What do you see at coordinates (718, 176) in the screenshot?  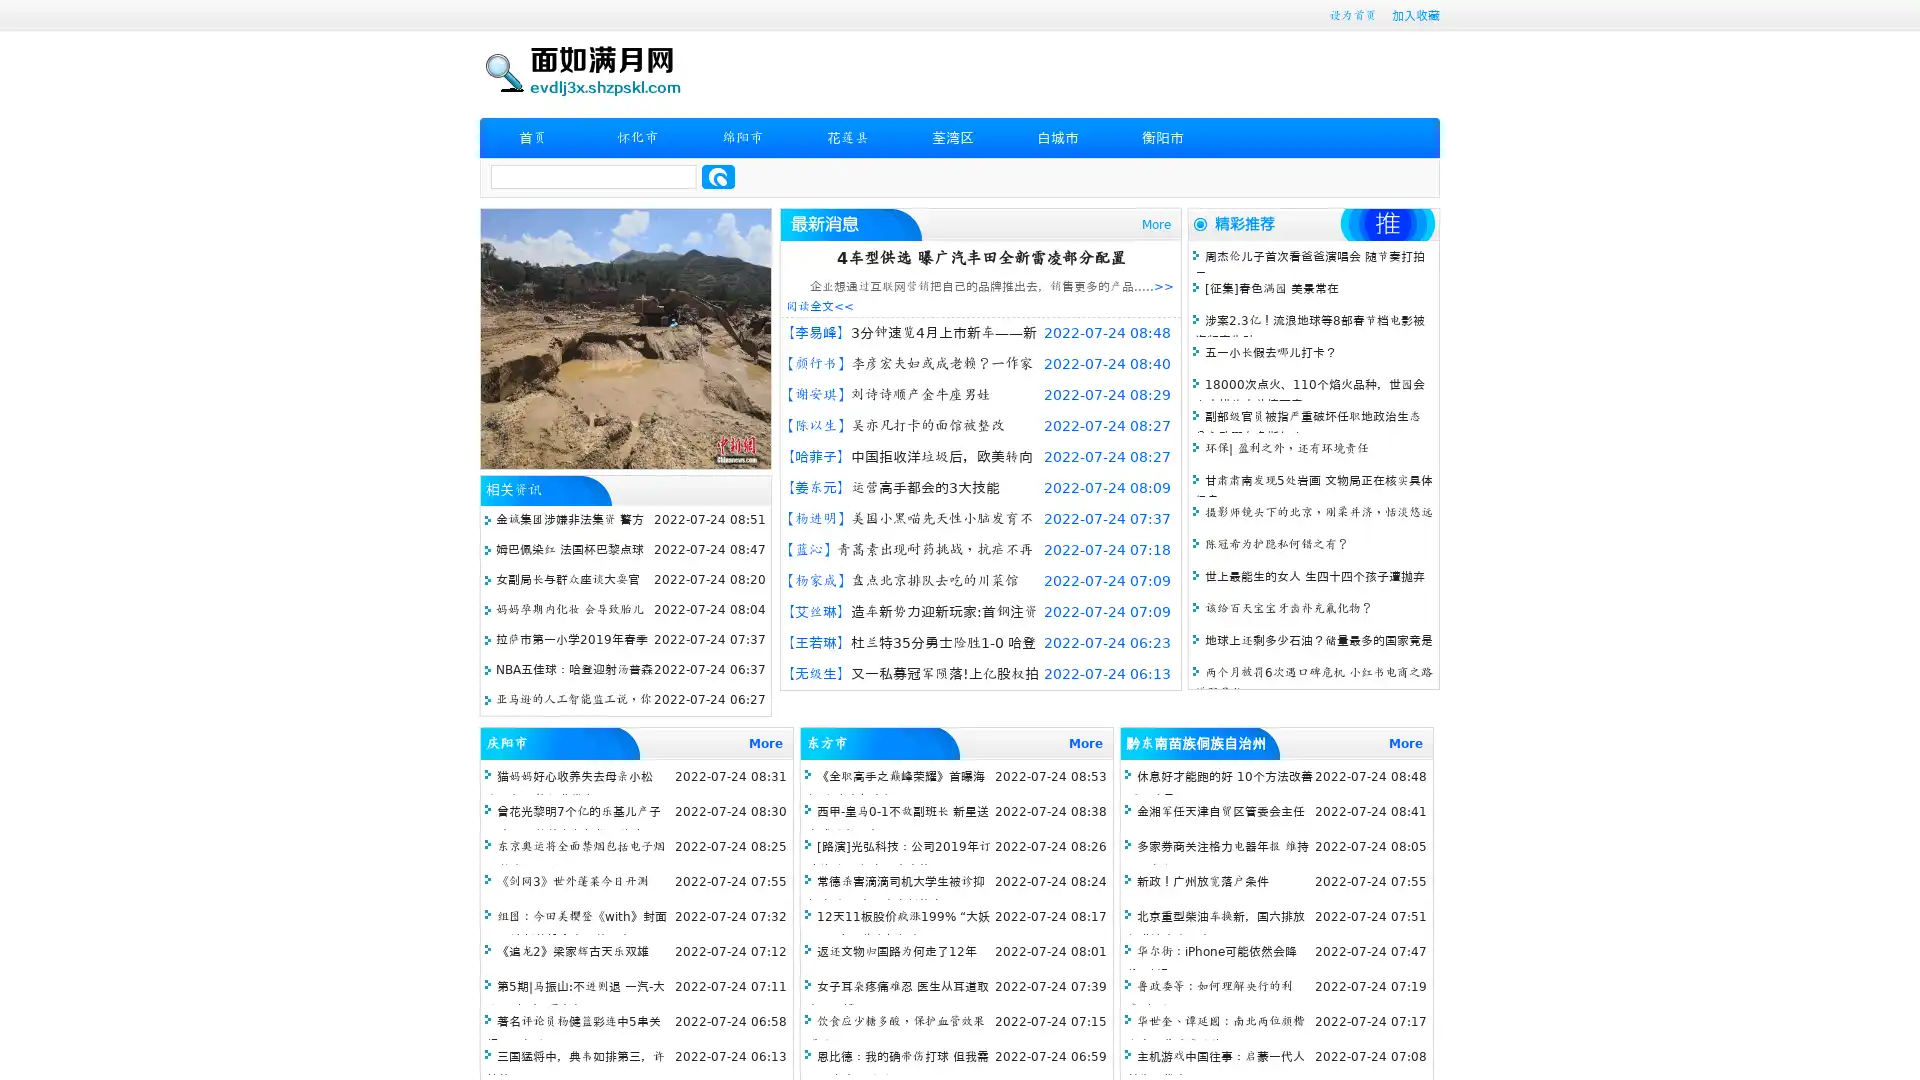 I see `Search` at bounding box center [718, 176].